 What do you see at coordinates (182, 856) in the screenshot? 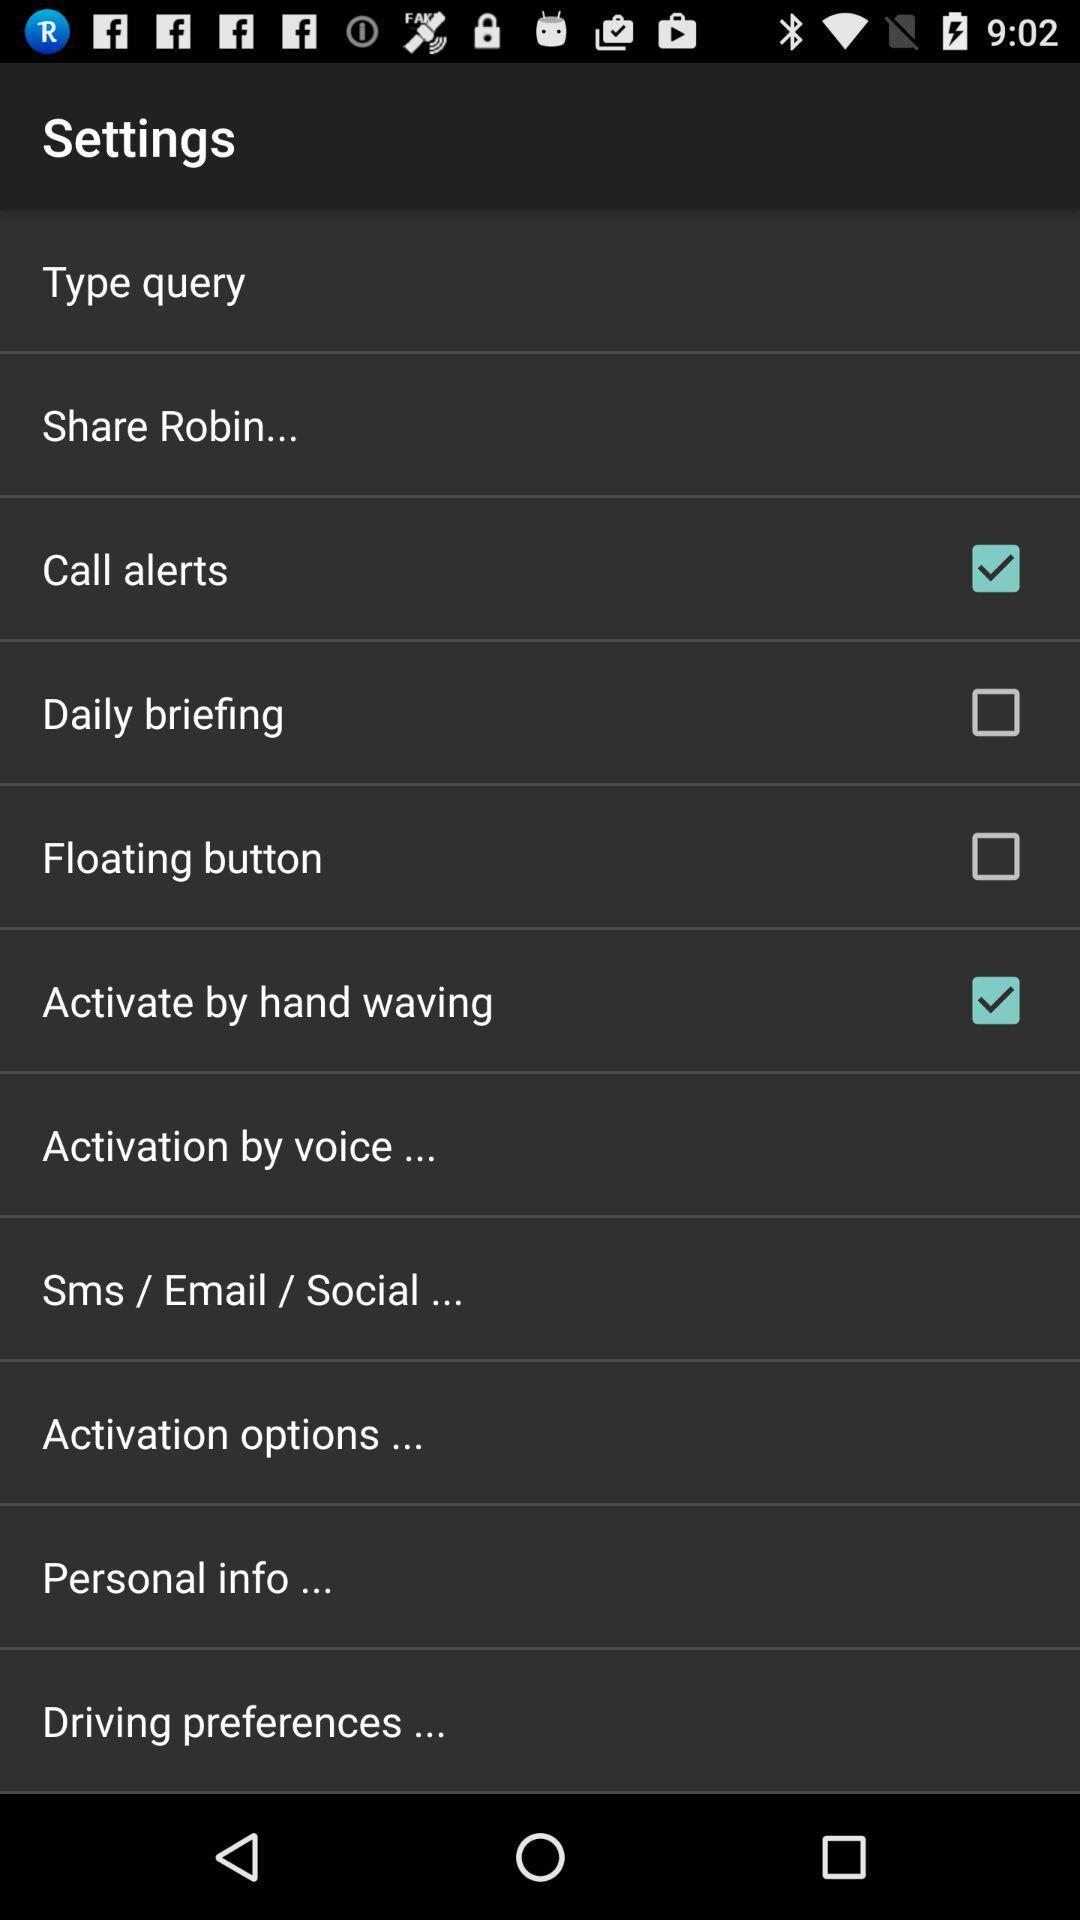
I see `app above the activate by hand app` at bounding box center [182, 856].